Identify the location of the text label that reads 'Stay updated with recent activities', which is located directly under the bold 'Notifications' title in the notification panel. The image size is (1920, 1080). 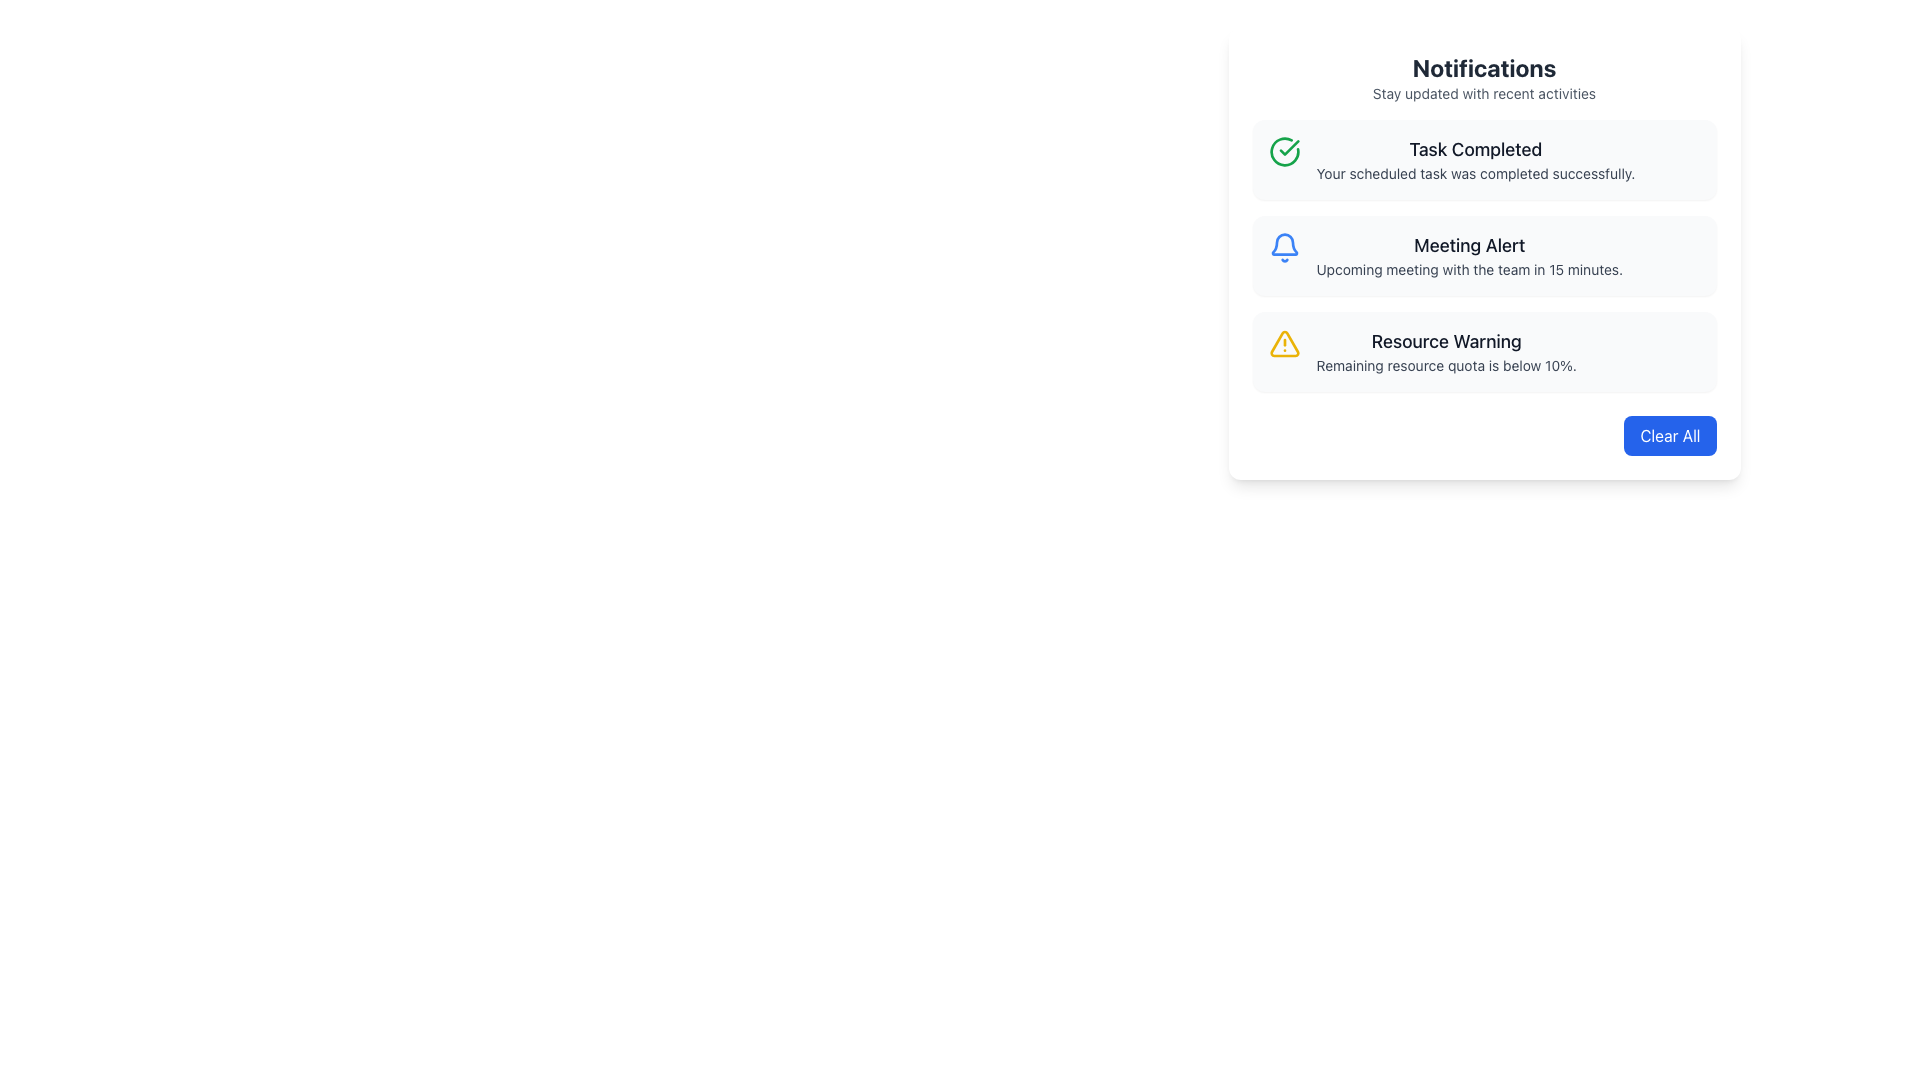
(1484, 93).